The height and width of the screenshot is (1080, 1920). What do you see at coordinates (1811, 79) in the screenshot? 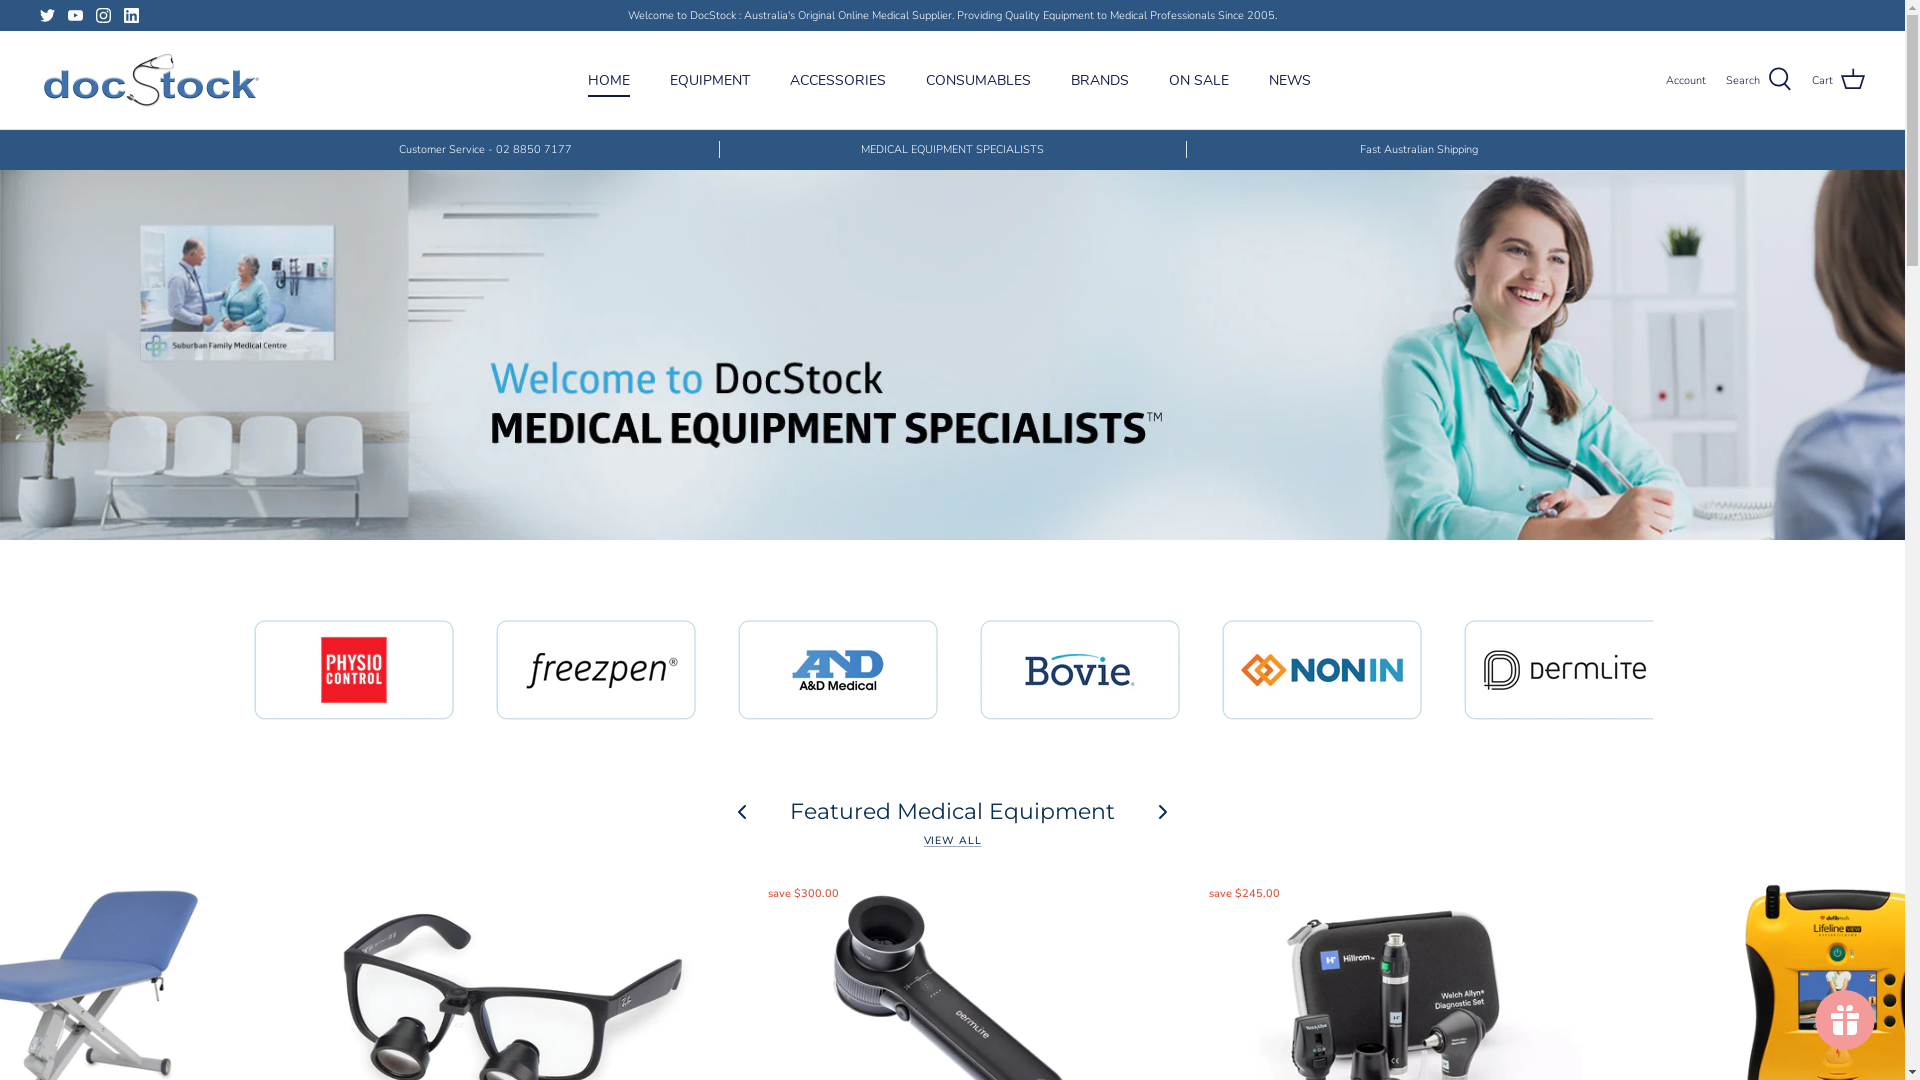
I see `'Cart'` at bounding box center [1811, 79].